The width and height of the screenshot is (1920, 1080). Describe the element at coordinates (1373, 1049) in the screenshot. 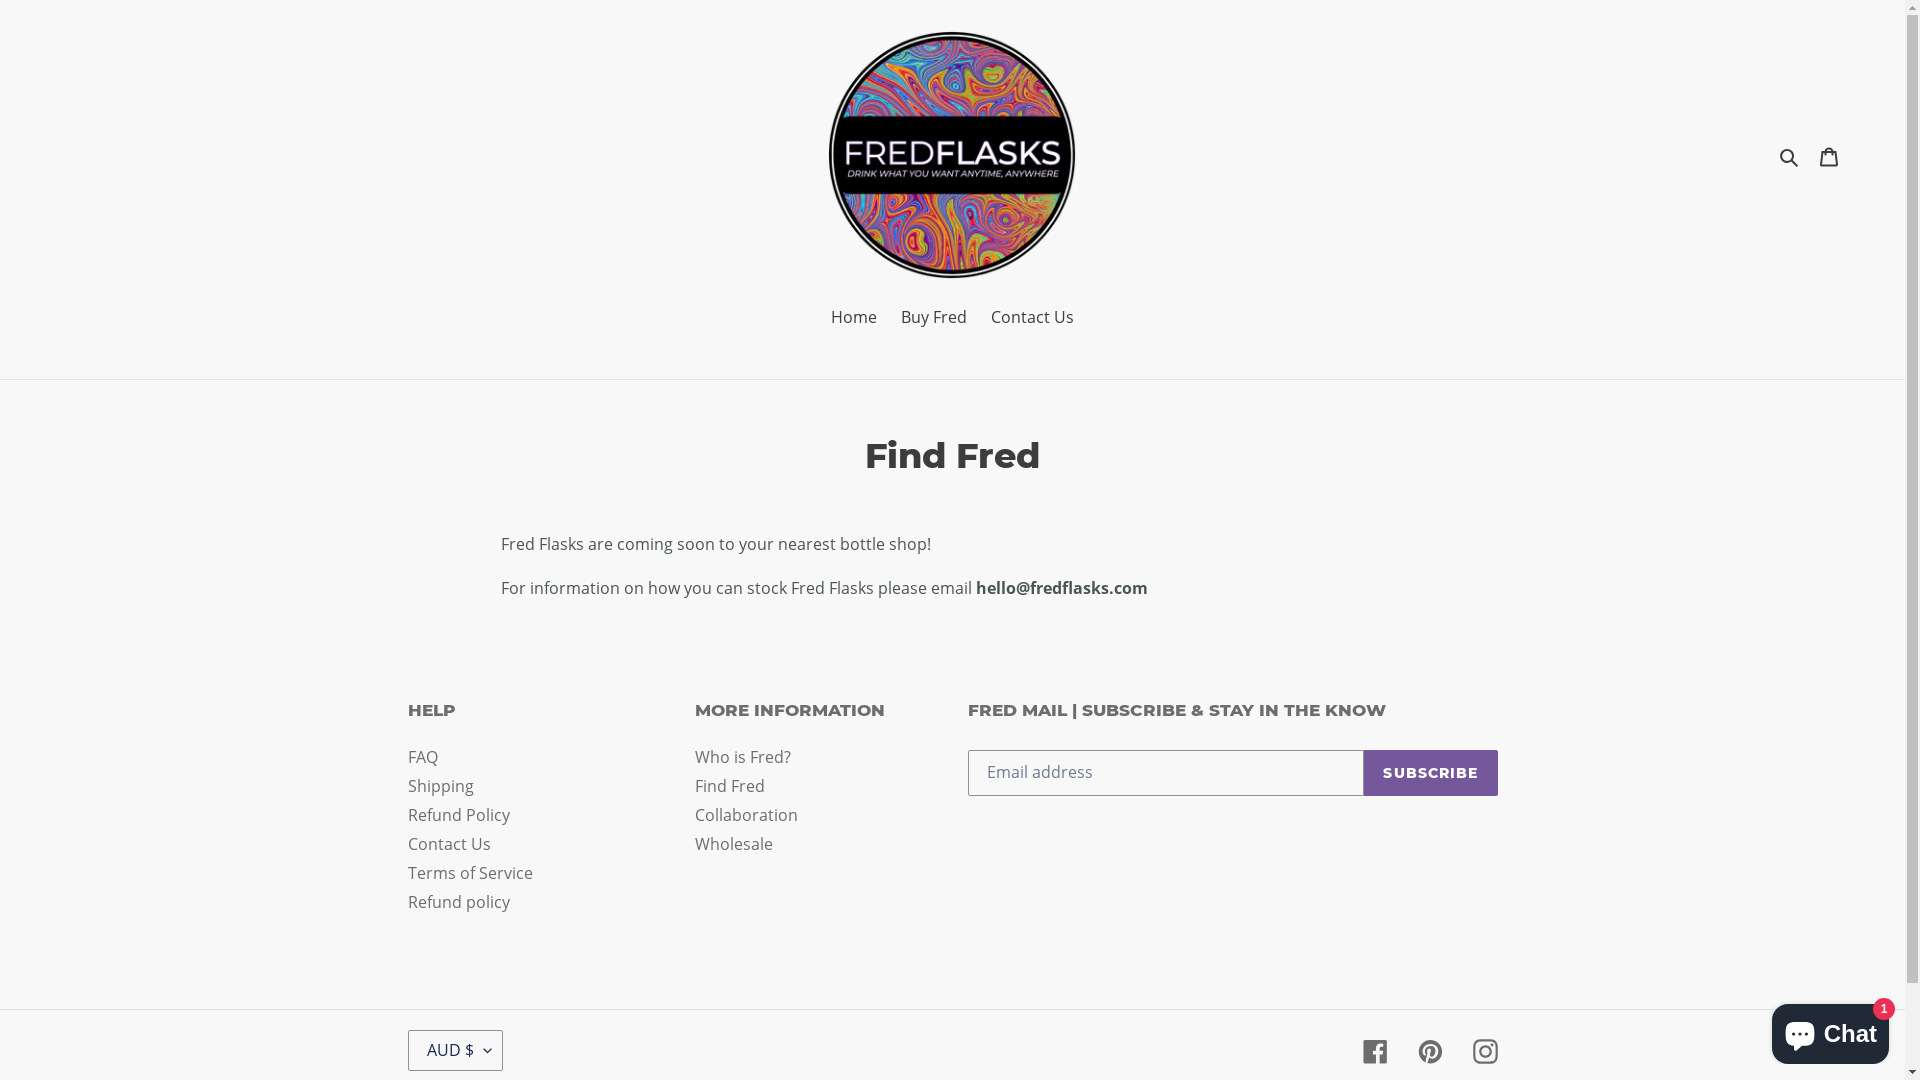

I see `'Facebook'` at that location.